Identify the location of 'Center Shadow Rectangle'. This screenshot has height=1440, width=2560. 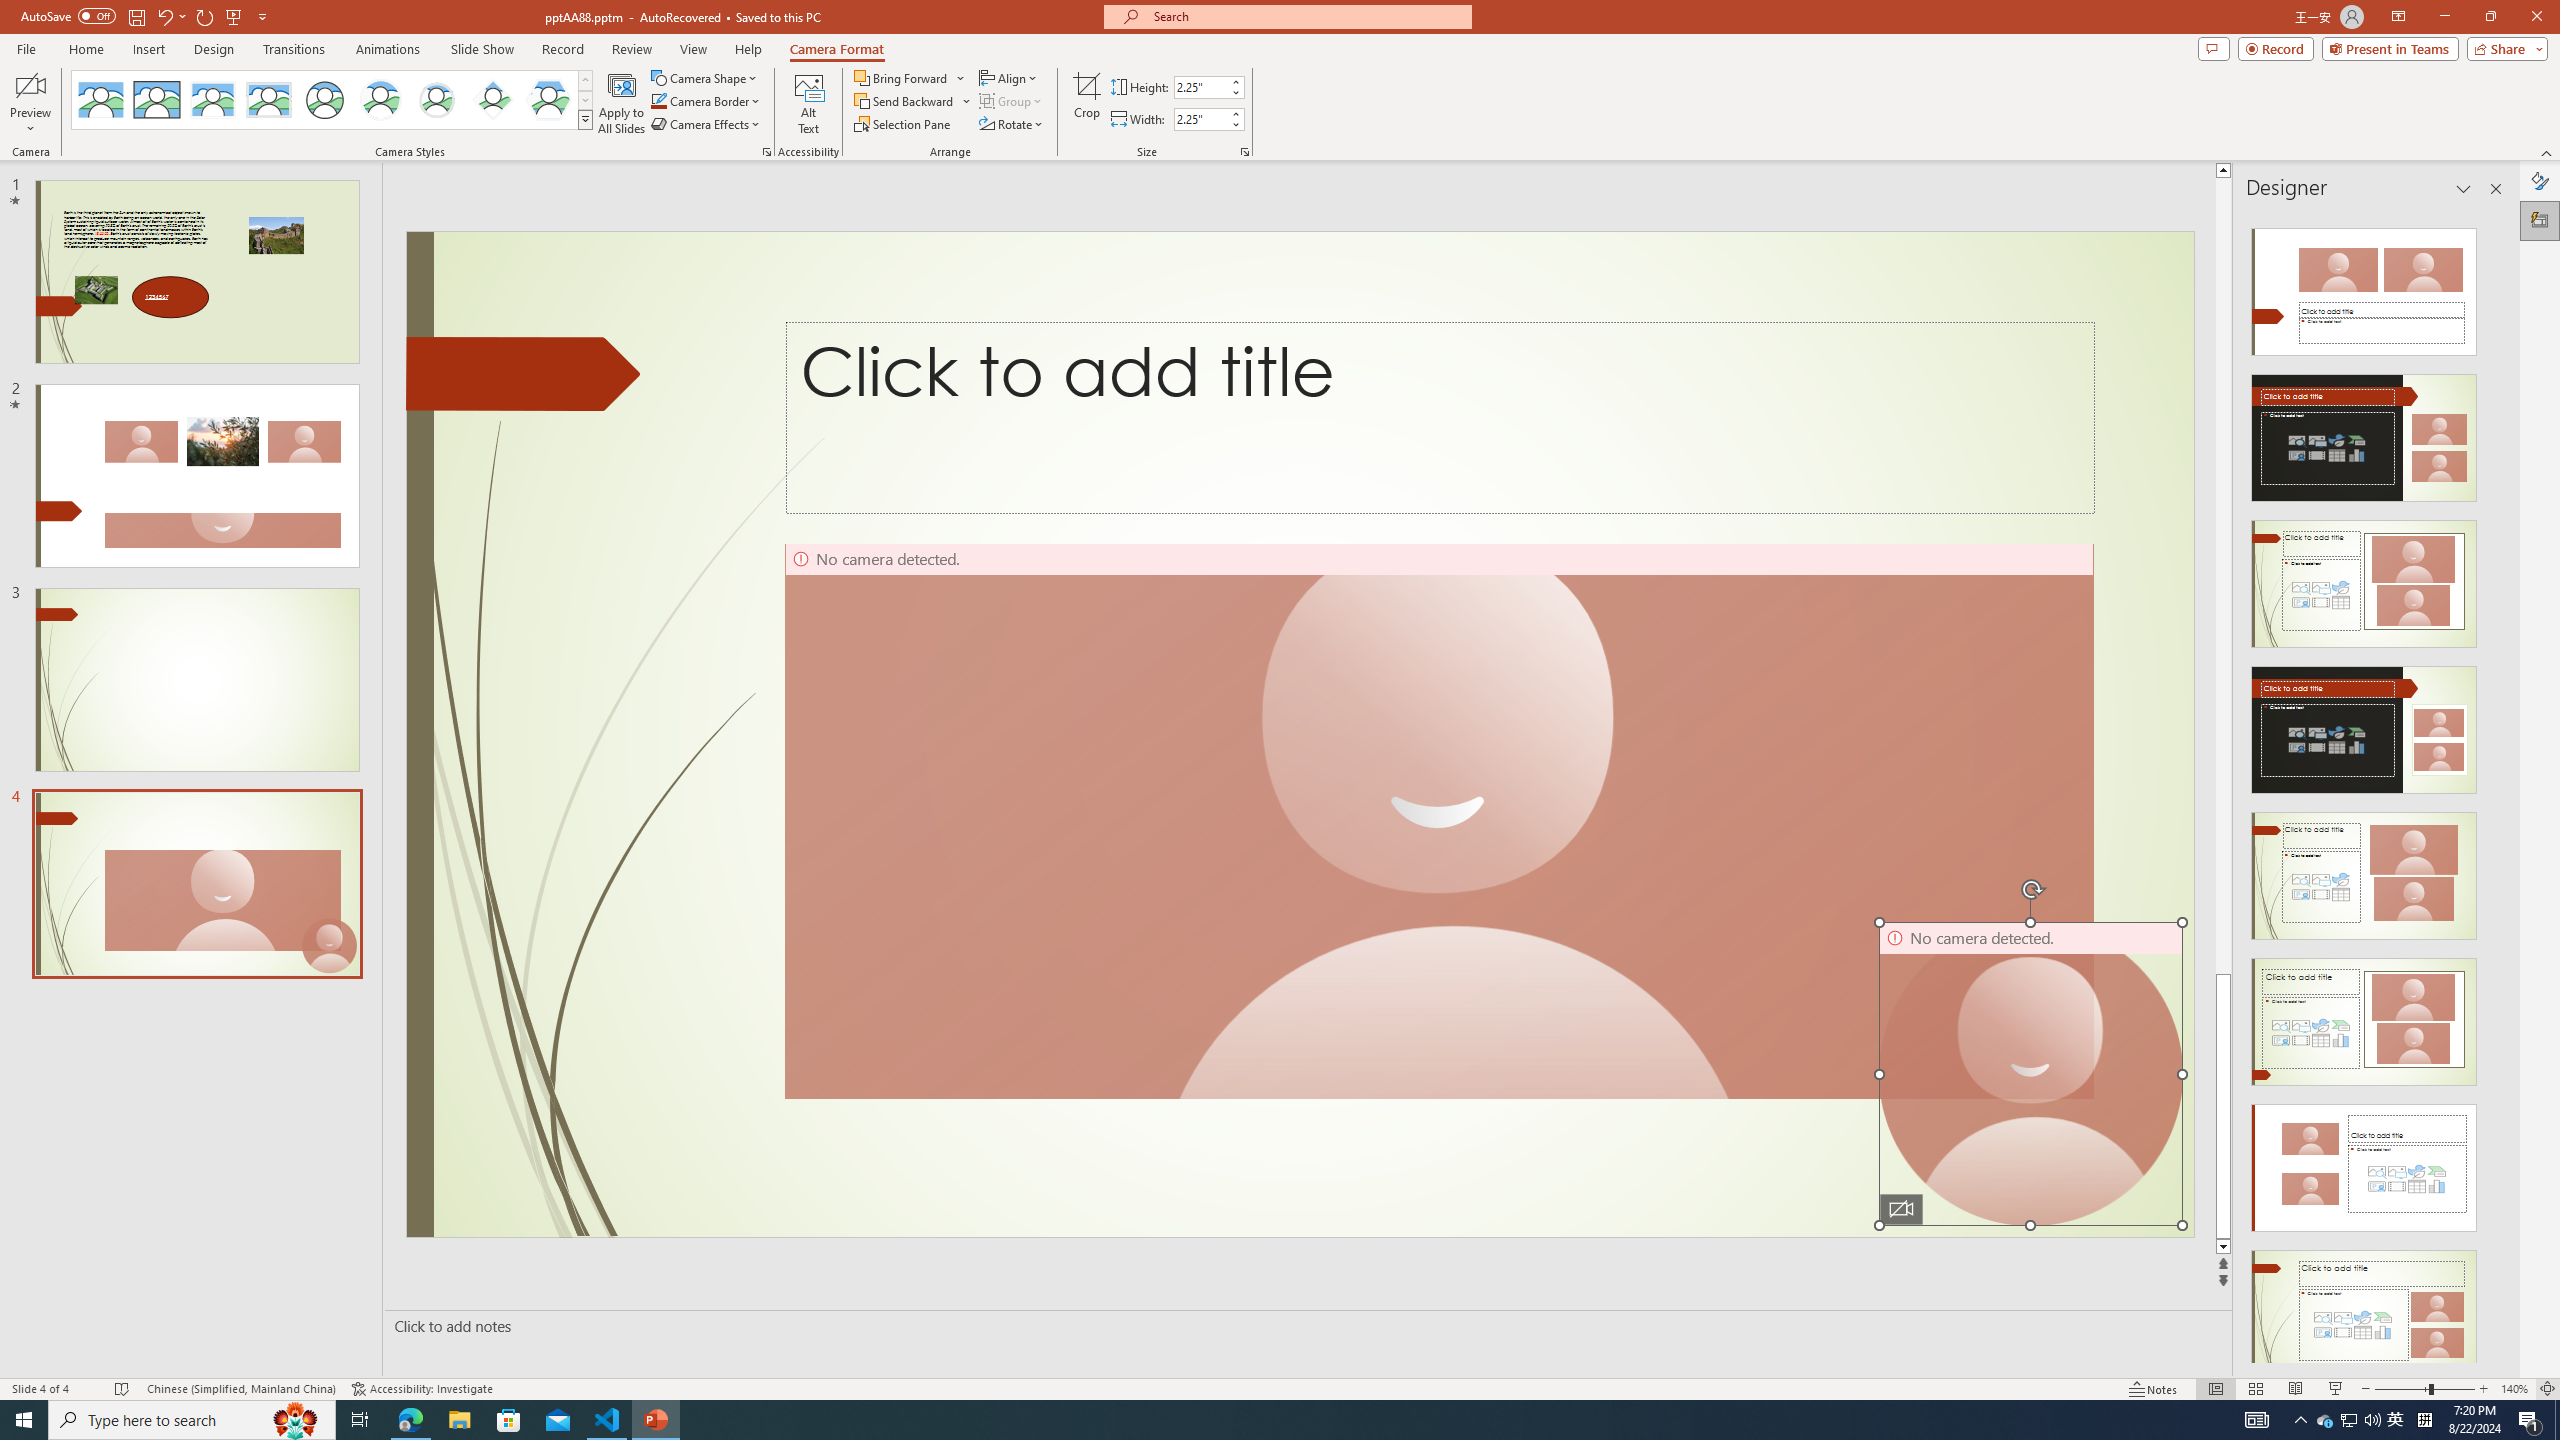
(211, 99).